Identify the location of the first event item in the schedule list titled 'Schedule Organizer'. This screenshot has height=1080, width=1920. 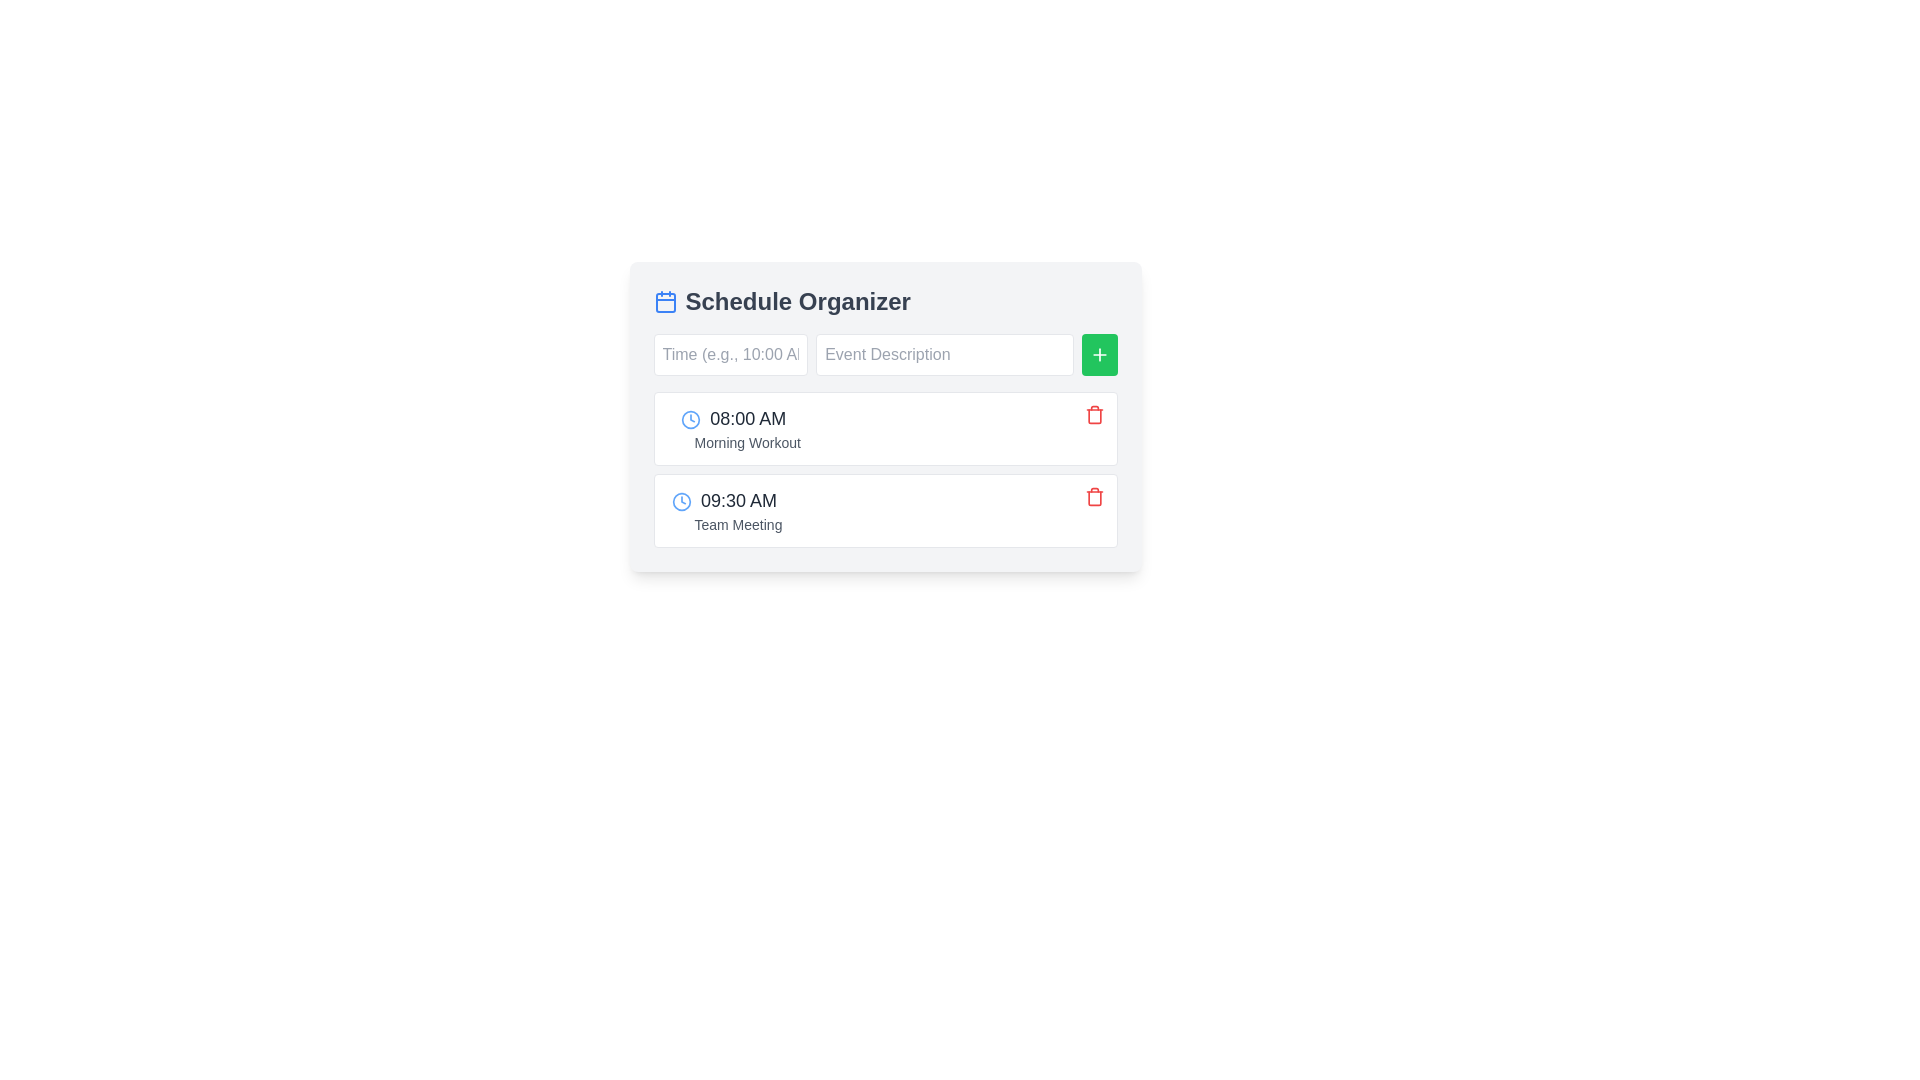
(732, 427).